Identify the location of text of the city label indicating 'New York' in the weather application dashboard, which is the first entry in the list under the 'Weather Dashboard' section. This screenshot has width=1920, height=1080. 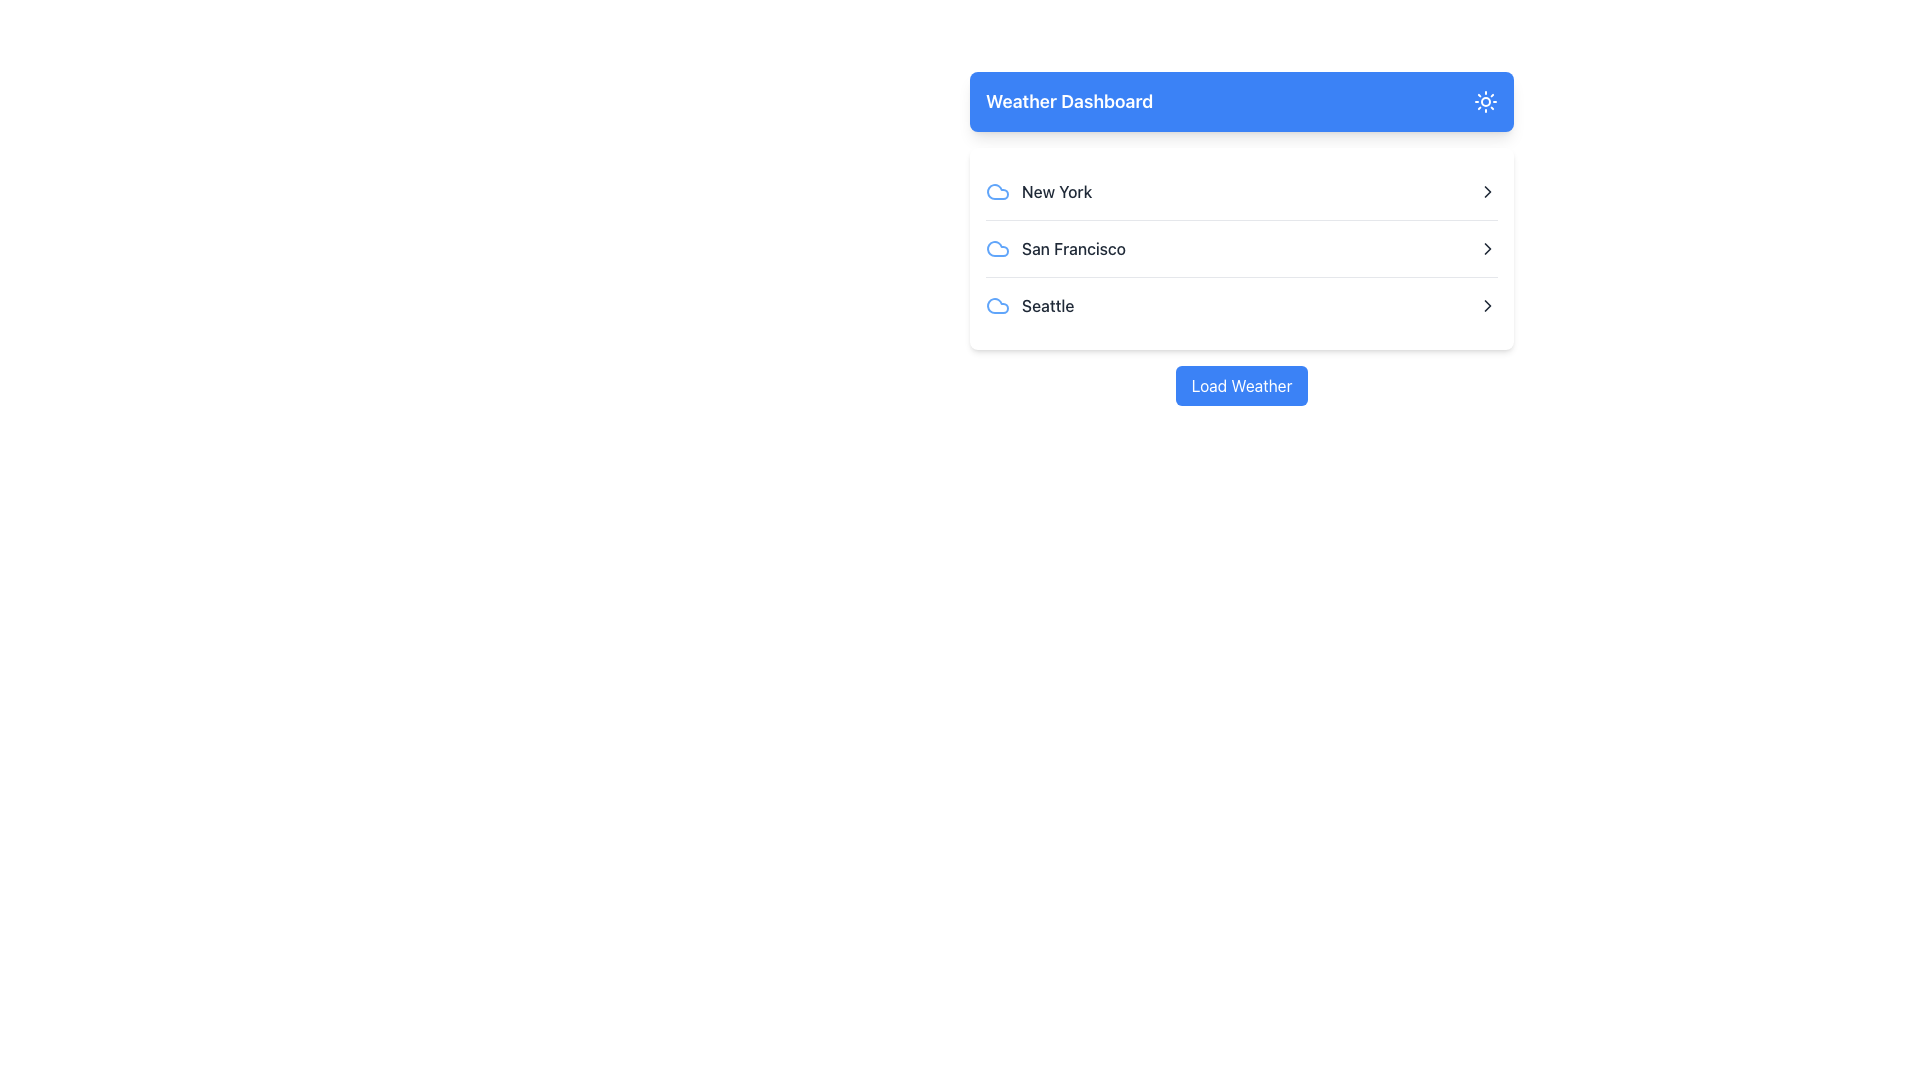
(1056, 192).